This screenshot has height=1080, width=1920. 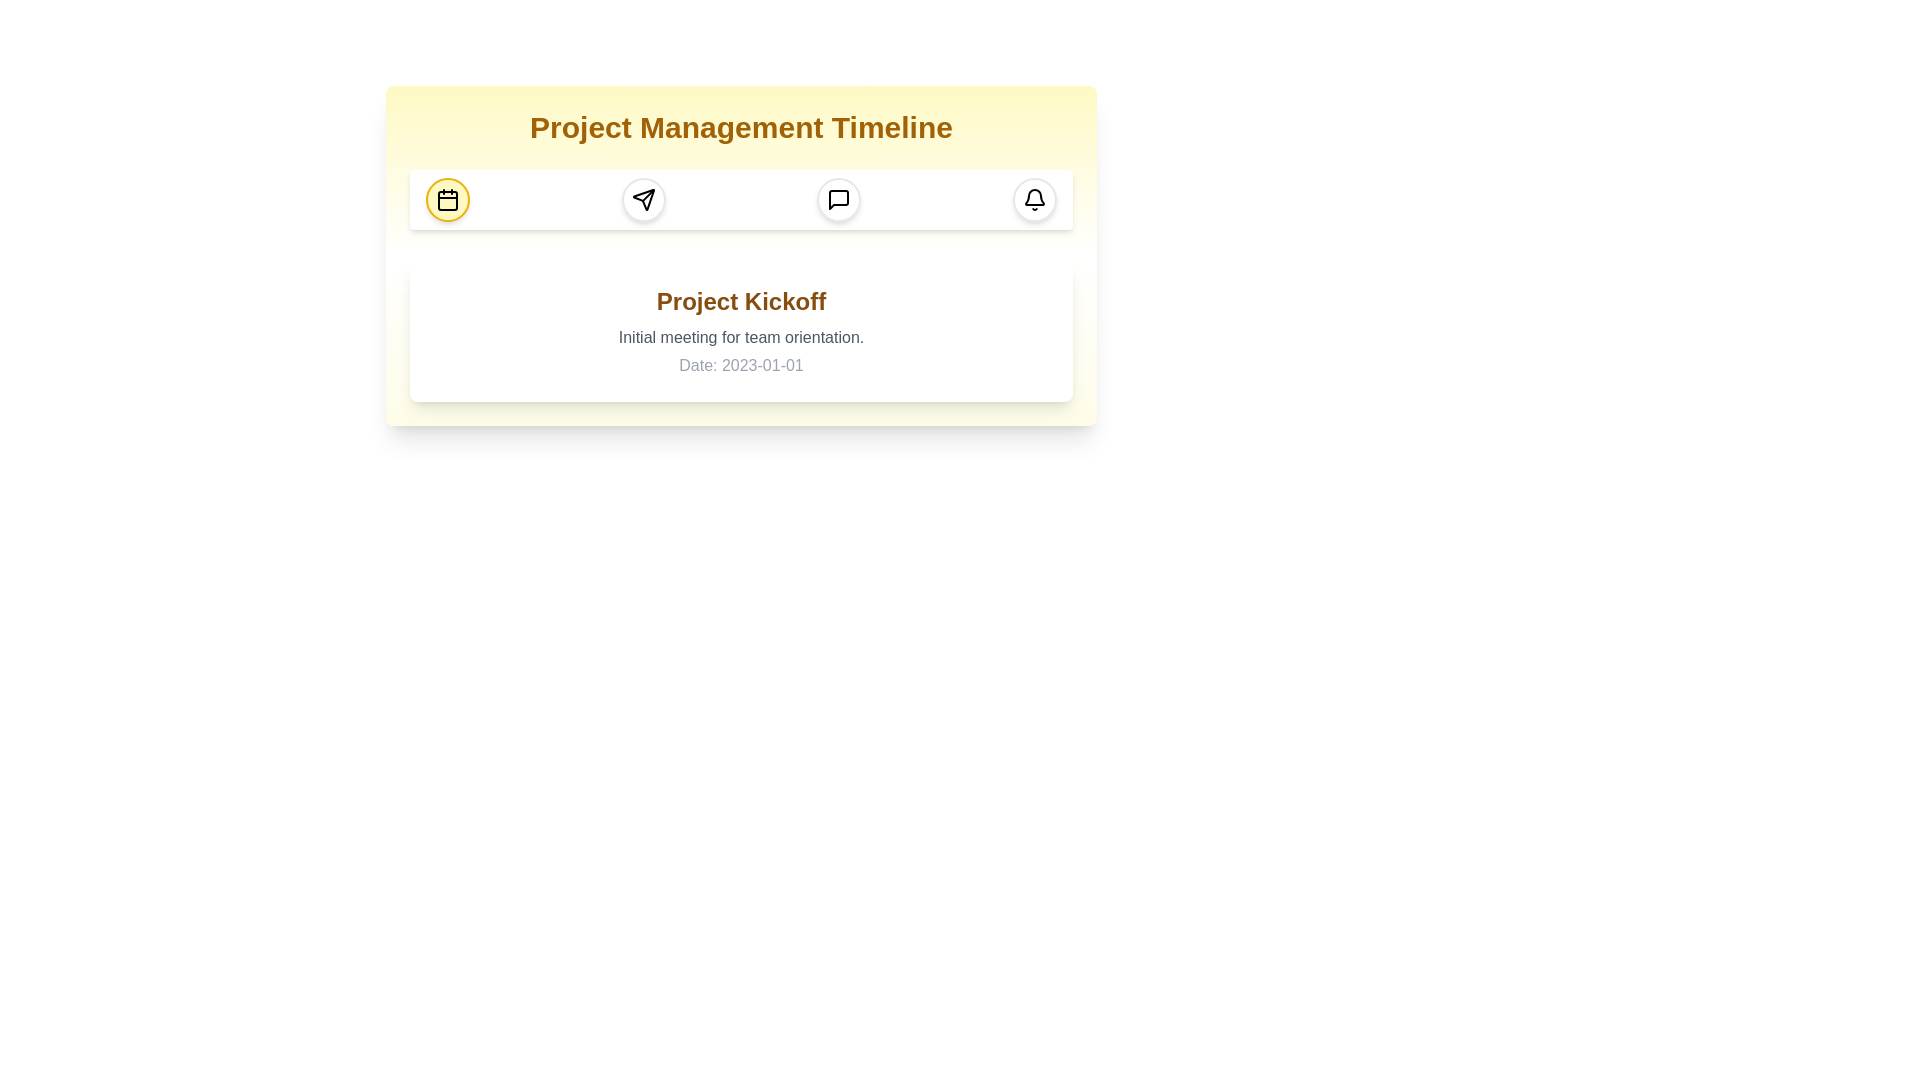 What do you see at coordinates (740, 366) in the screenshot?
I see `the text label displaying 'Date: 2023-01-01' at the bottom of the 'Project Kickoff' card` at bounding box center [740, 366].